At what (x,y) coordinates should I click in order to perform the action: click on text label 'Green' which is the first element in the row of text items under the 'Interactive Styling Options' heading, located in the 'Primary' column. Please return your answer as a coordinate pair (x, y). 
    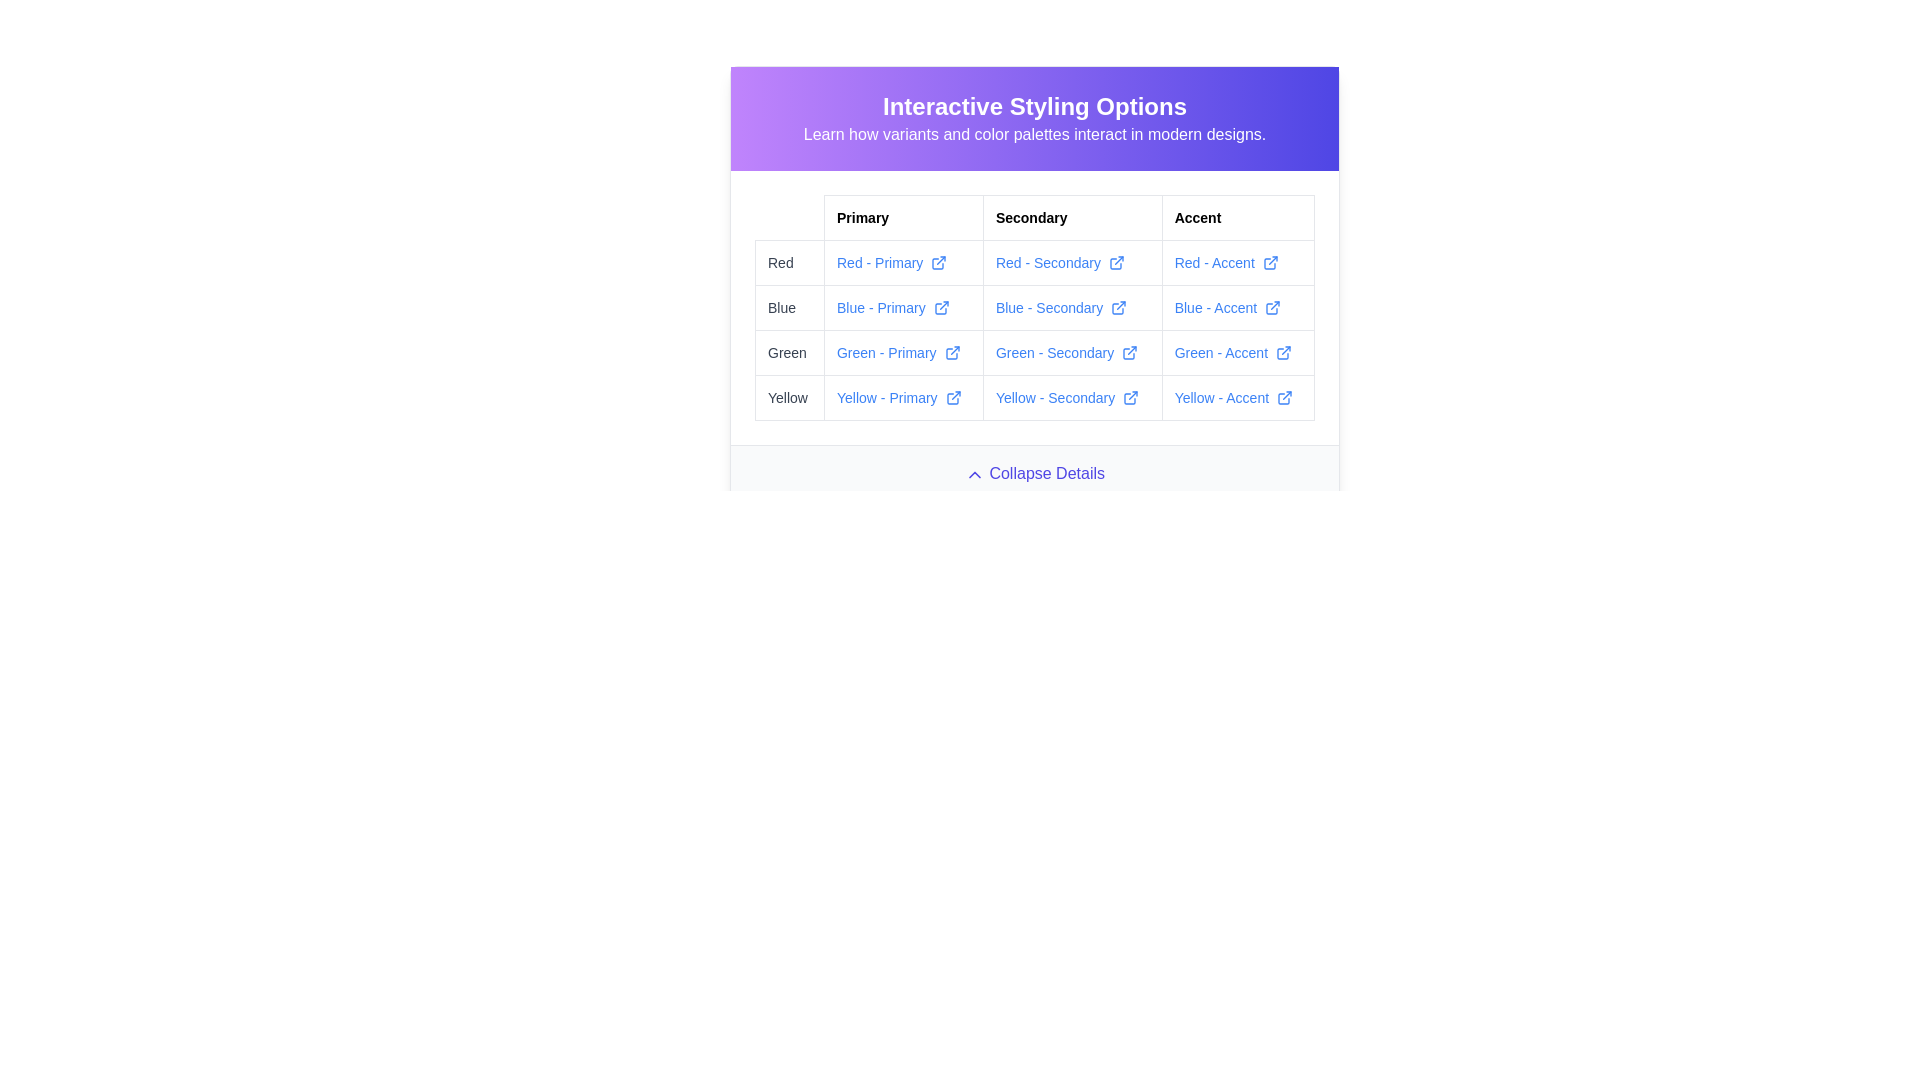
    Looking at the image, I should click on (789, 352).